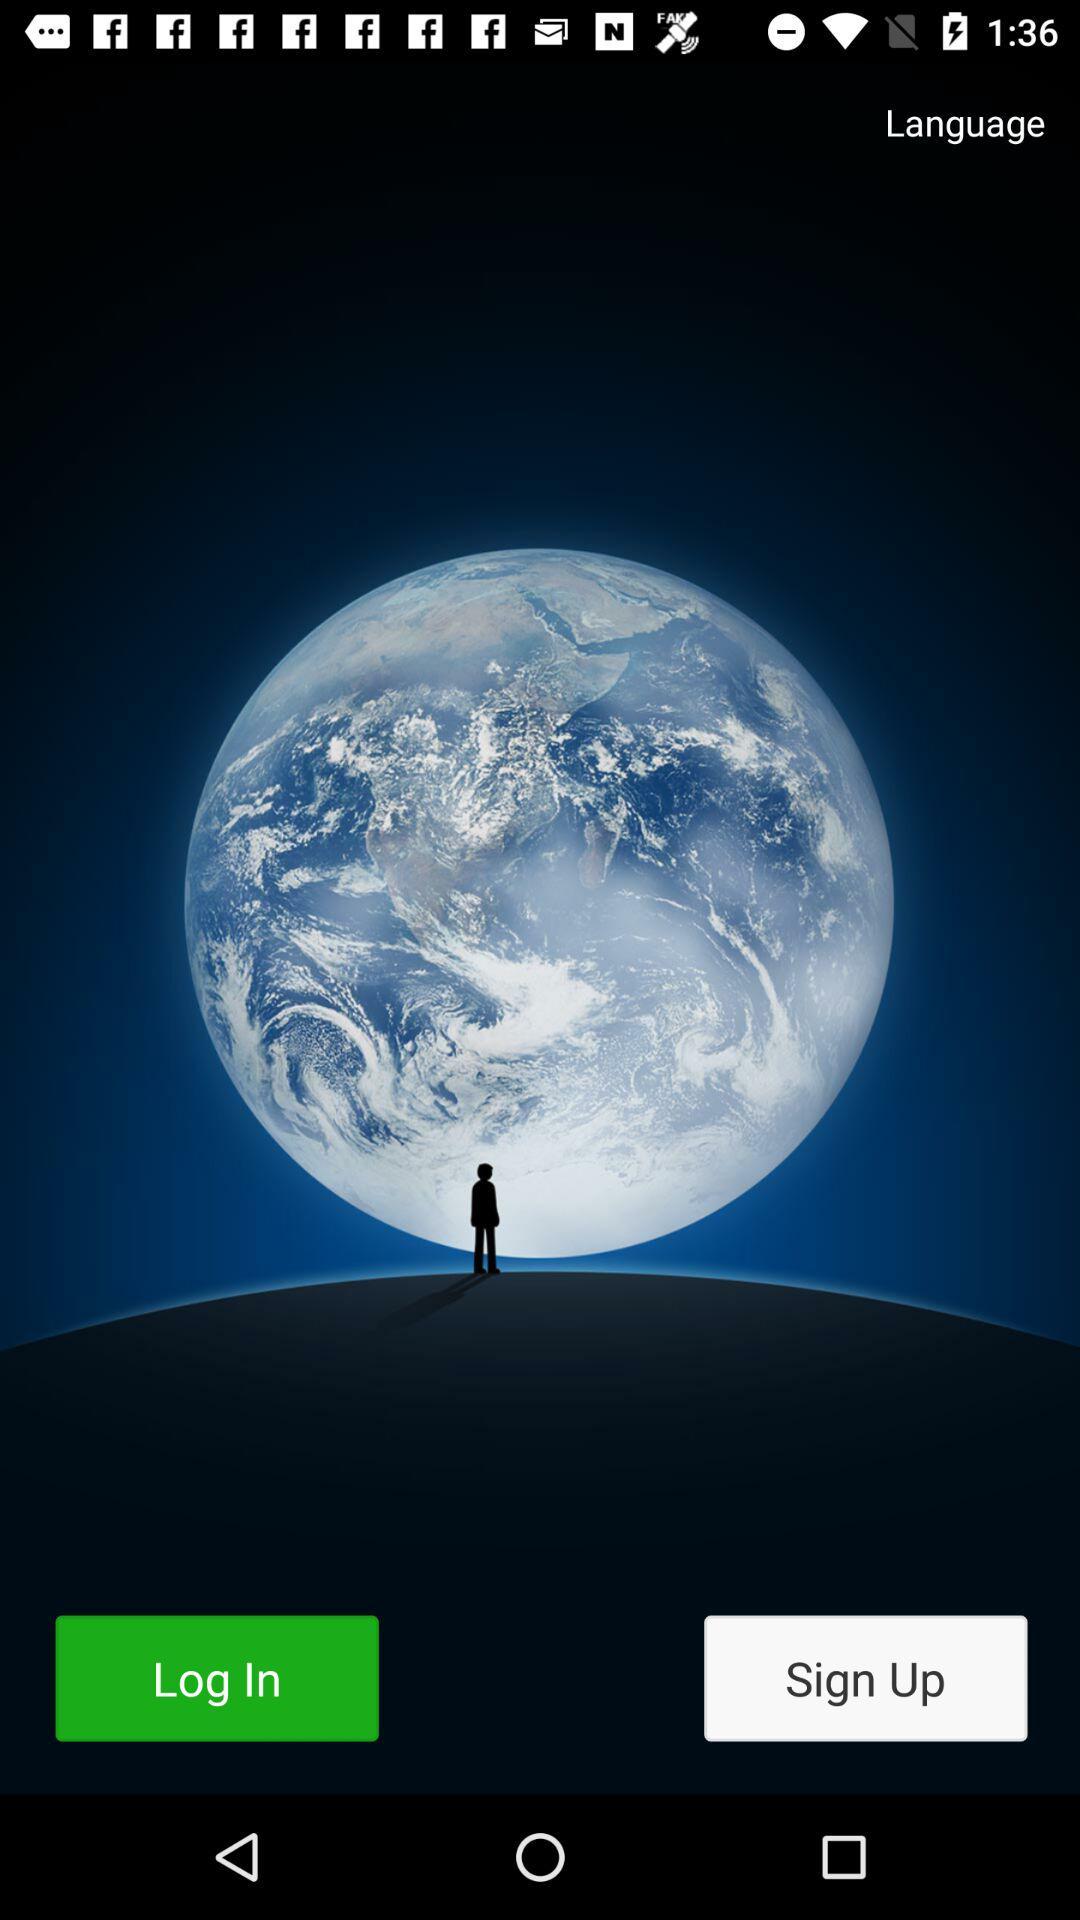  What do you see at coordinates (945, 141) in the screenshot?
I see `item above sign up icon` at bounding box center [945, 141].